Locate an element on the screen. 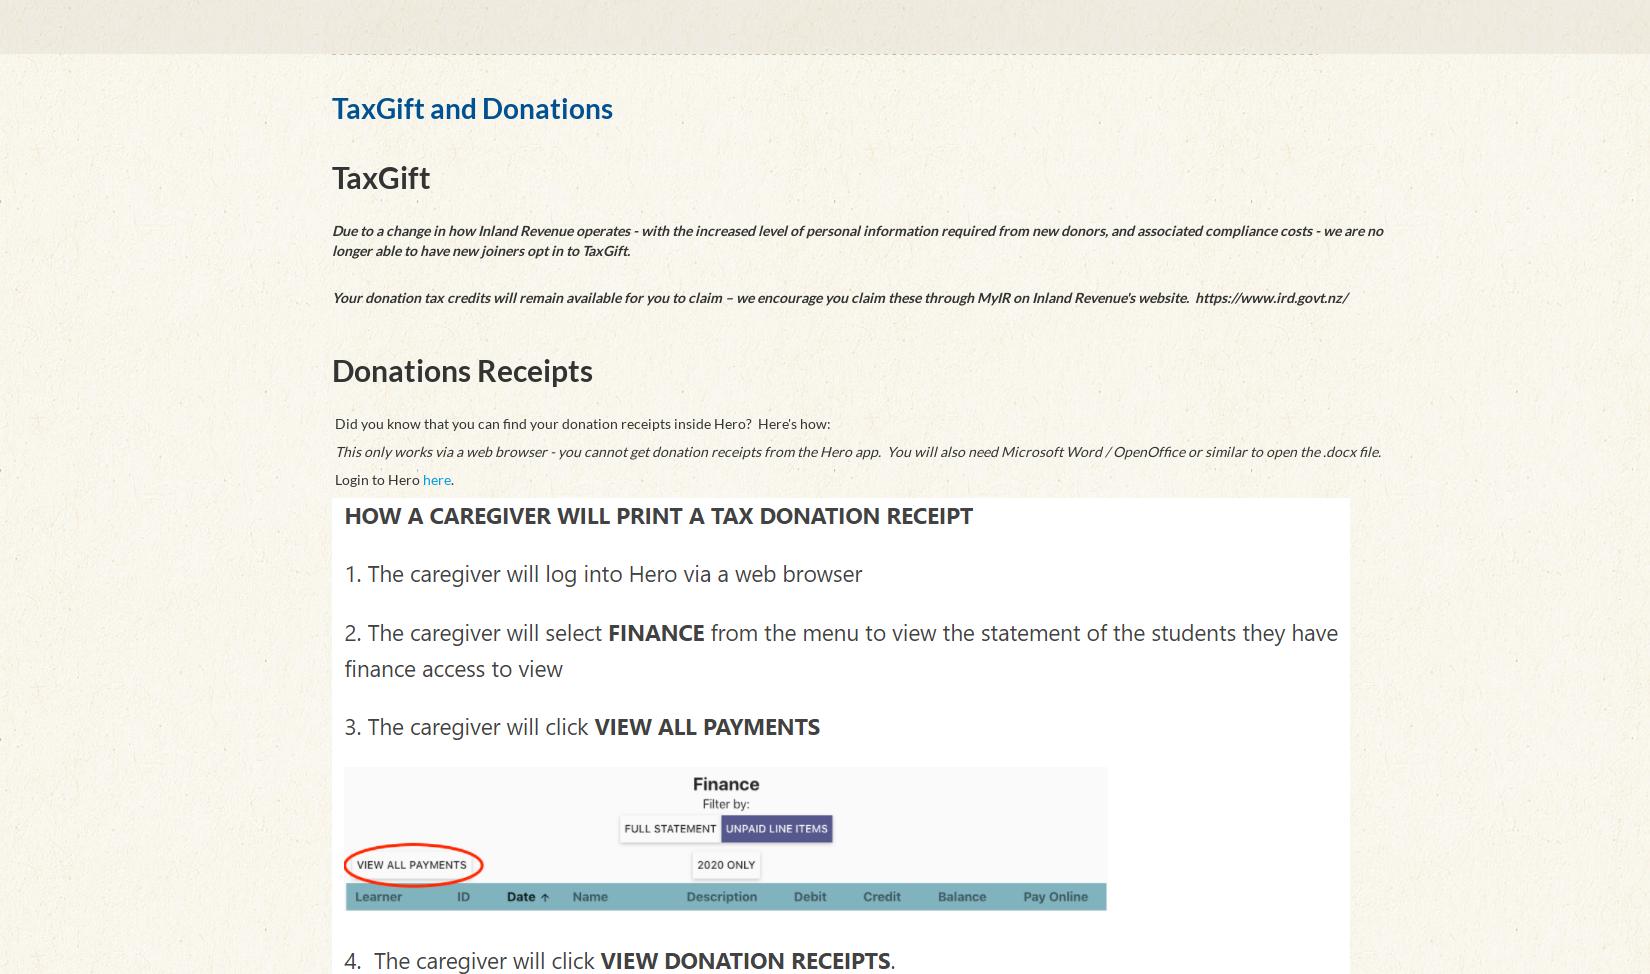 The height and width of the screenshot is (974, 1650). 'Login to Hero' is located at coordinates (331, 478).